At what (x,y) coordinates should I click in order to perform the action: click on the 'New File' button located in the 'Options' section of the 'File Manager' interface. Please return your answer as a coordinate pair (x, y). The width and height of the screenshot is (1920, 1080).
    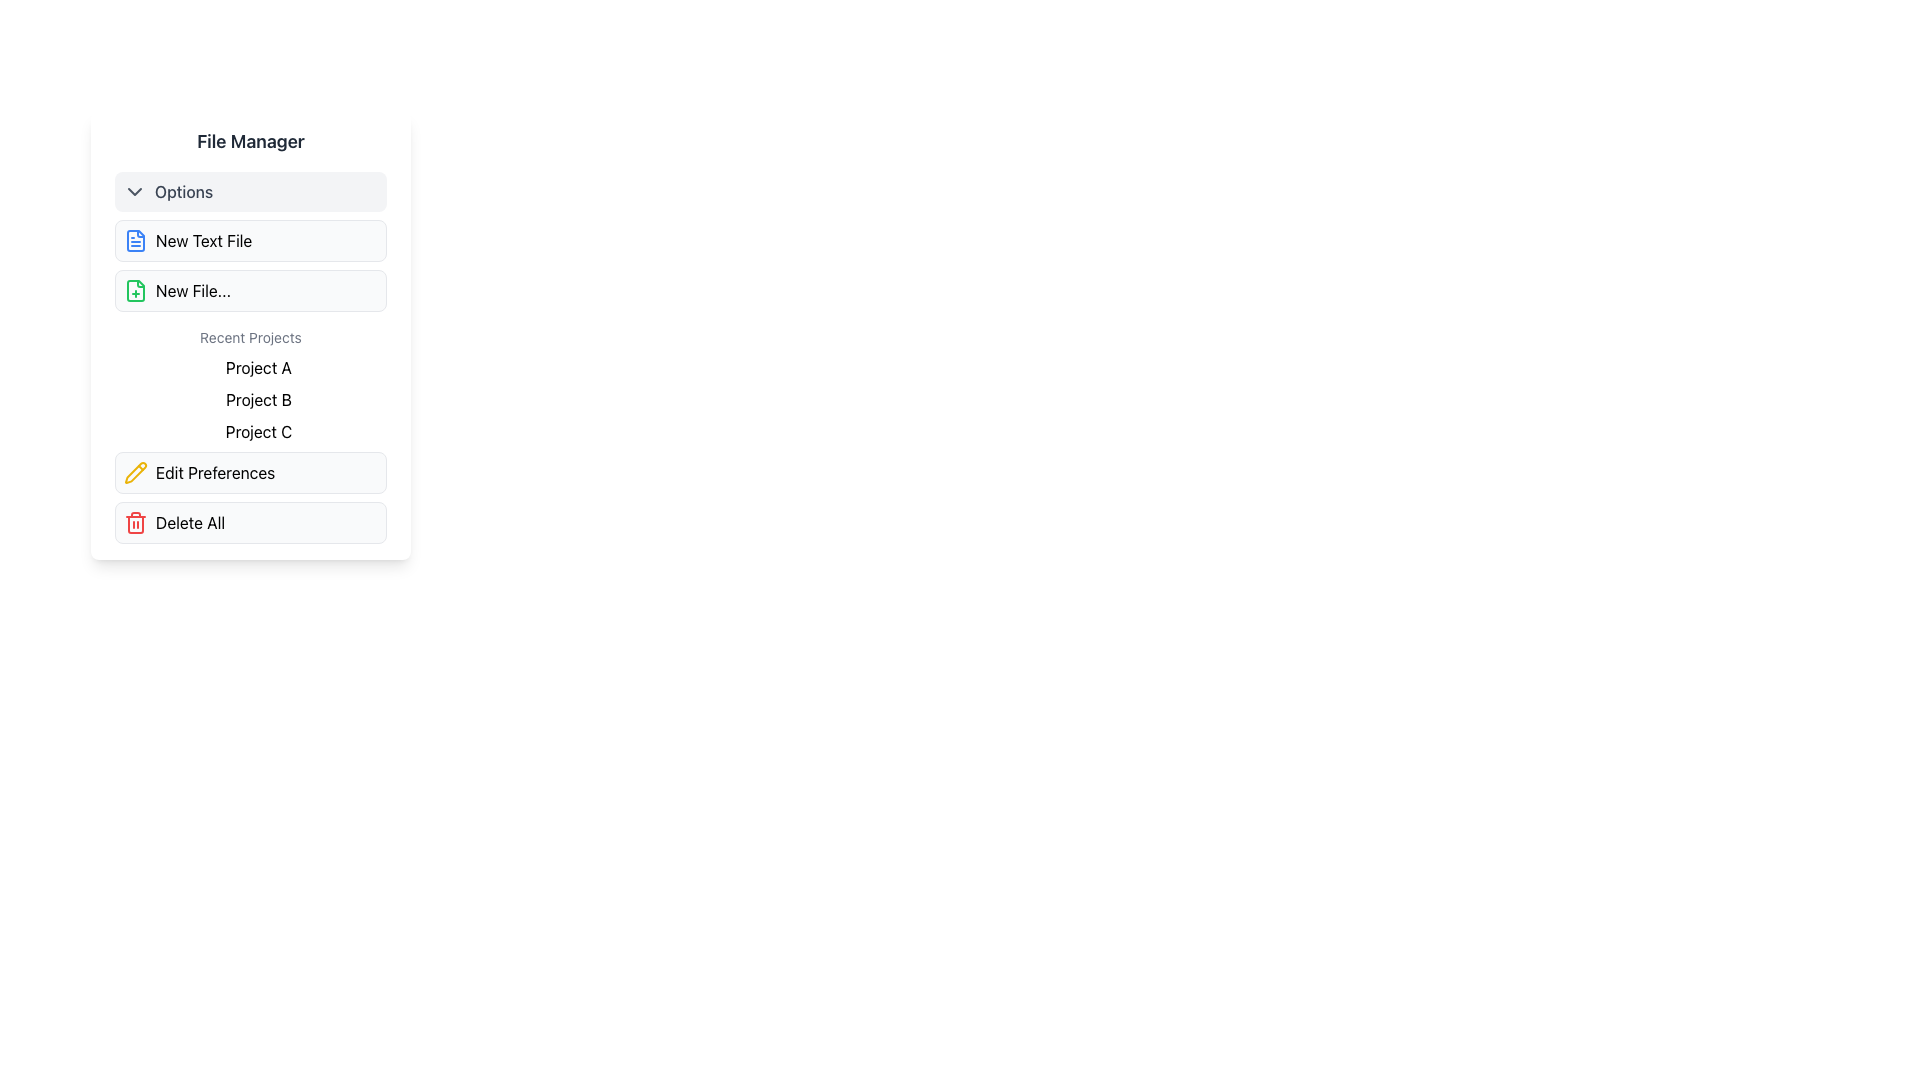
    Looking at the image, I should click on (249, 239).